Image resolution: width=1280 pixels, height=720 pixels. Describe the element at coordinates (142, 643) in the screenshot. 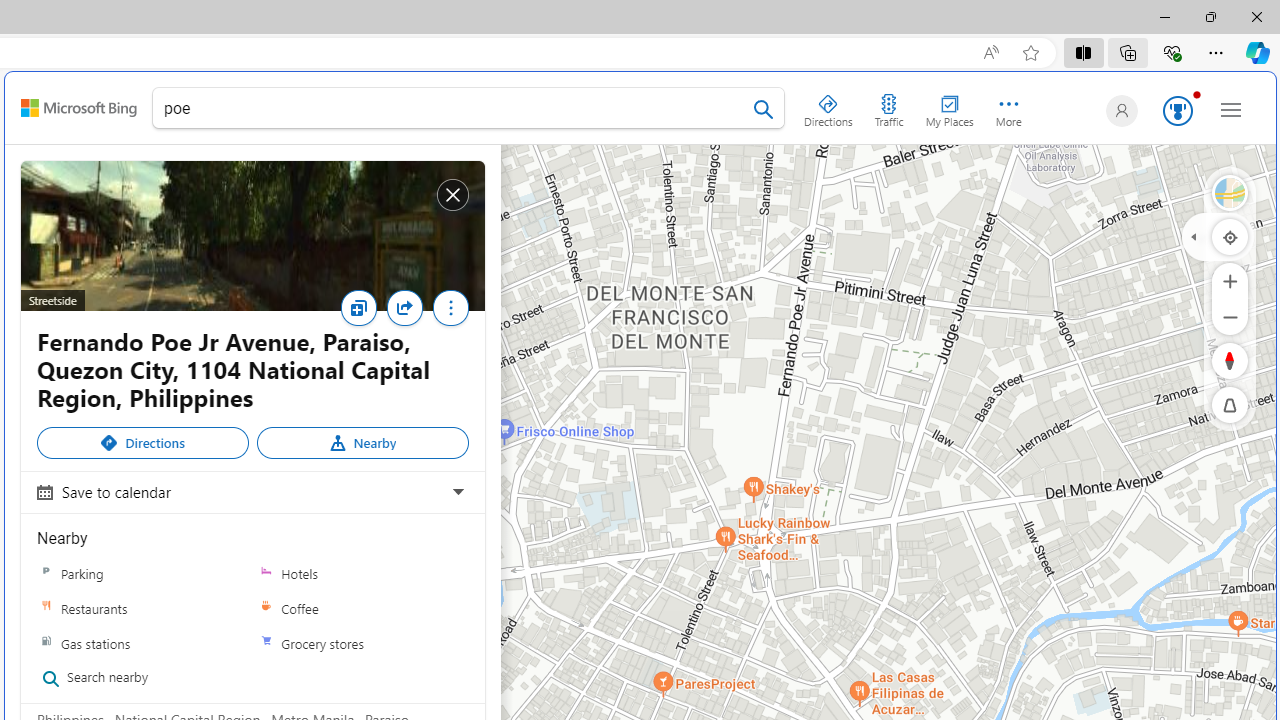

I see `'Gas stations'` at that location.